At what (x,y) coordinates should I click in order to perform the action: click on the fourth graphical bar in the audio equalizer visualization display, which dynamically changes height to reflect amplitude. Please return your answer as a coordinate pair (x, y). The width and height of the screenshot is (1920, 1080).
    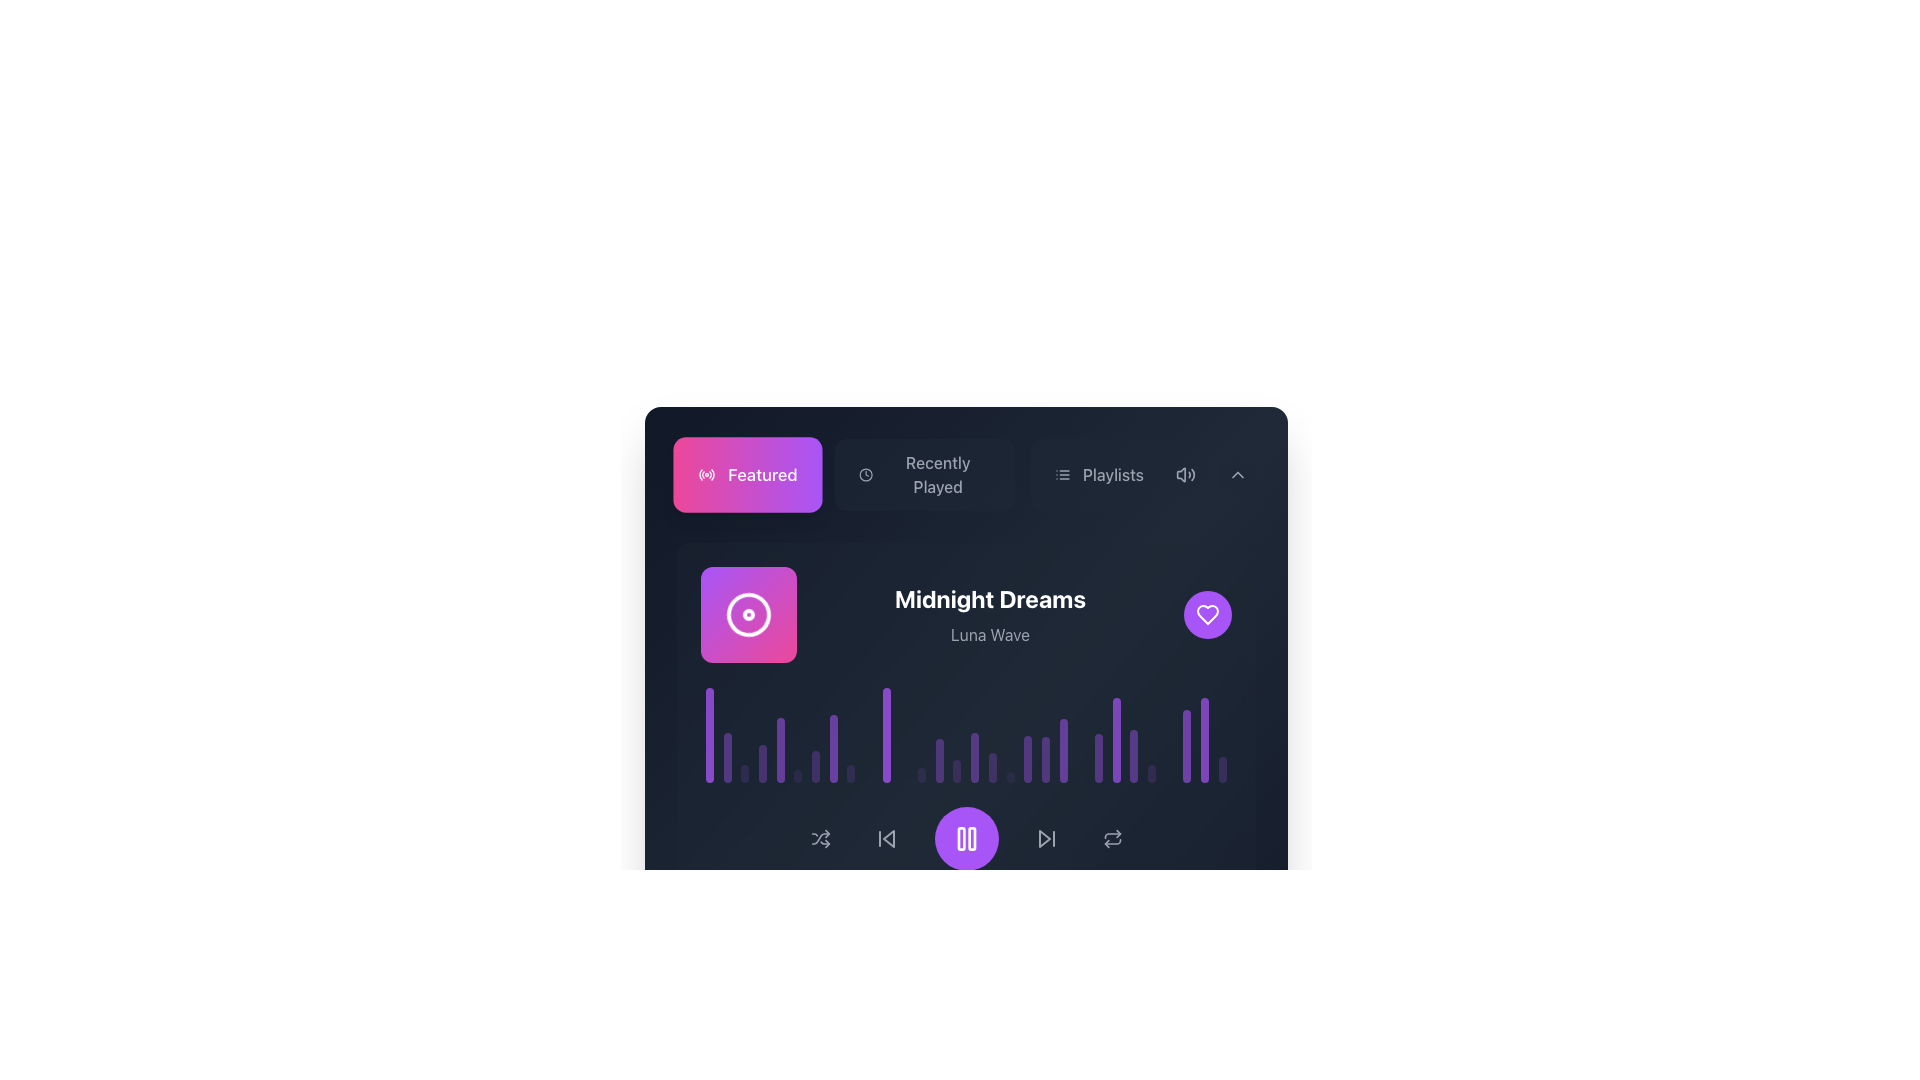
    Looking at the image, I should click on (761, 763).